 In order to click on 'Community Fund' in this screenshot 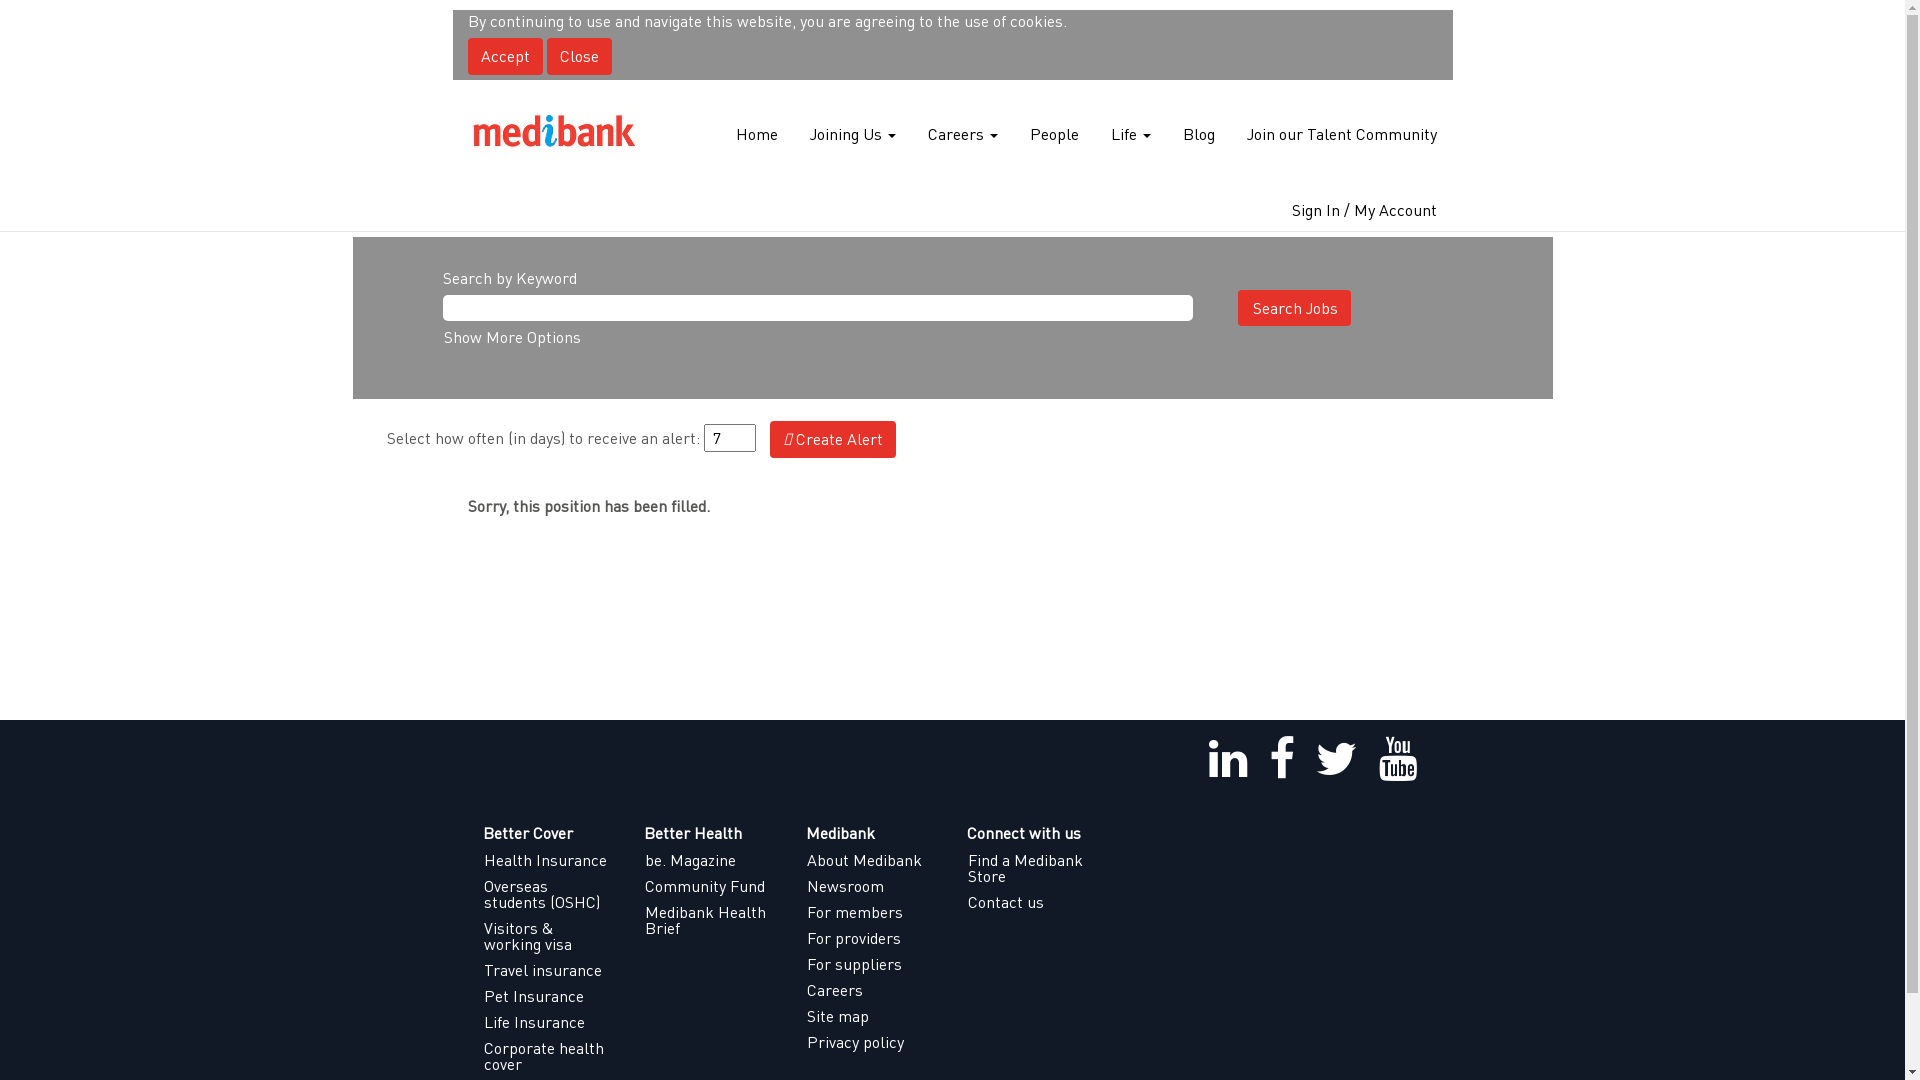, I will do `click(710, 885)`.